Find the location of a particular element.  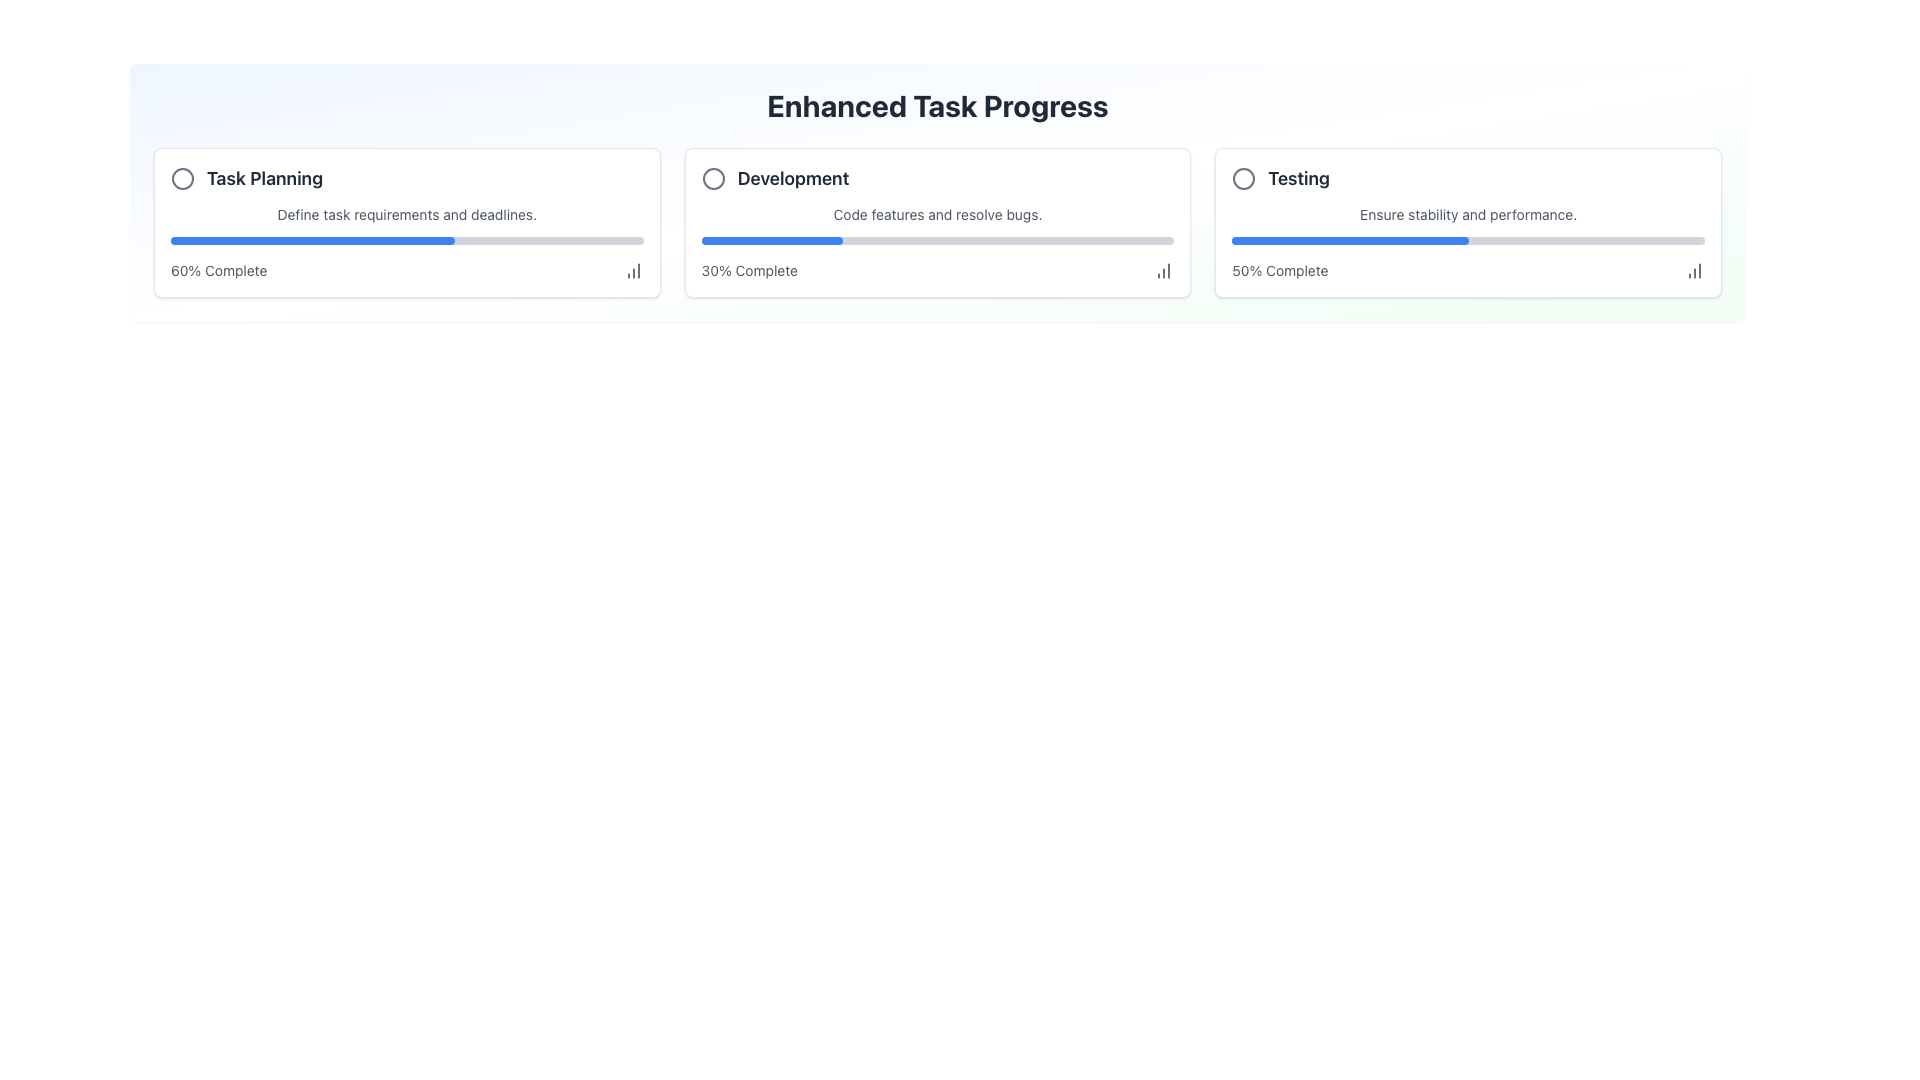

the progress indicator icon located in the lower-right corner of the first task progress card, which shows '60% Complete.' is located at coordinates (632, 270).